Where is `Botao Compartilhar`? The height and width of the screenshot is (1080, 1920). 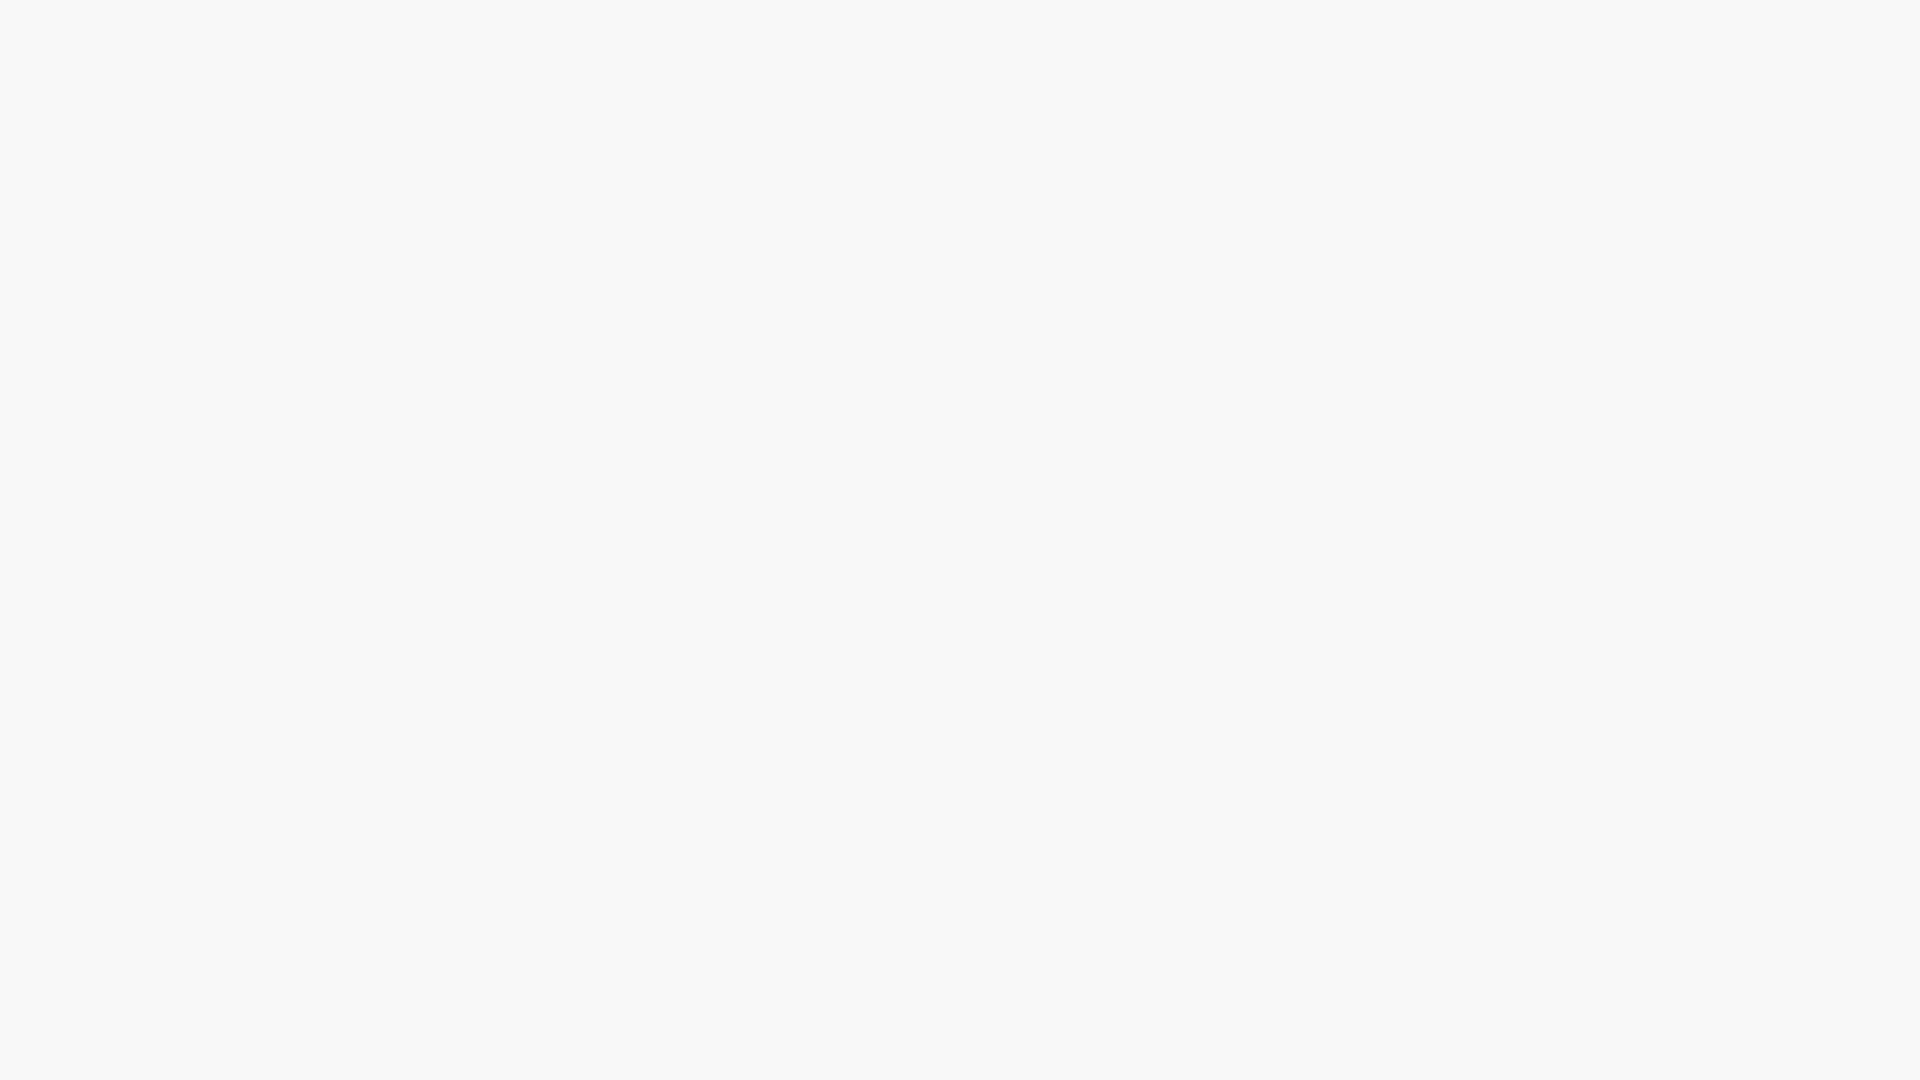 Botao Compartilhar is located at coordinates (1526, 566).